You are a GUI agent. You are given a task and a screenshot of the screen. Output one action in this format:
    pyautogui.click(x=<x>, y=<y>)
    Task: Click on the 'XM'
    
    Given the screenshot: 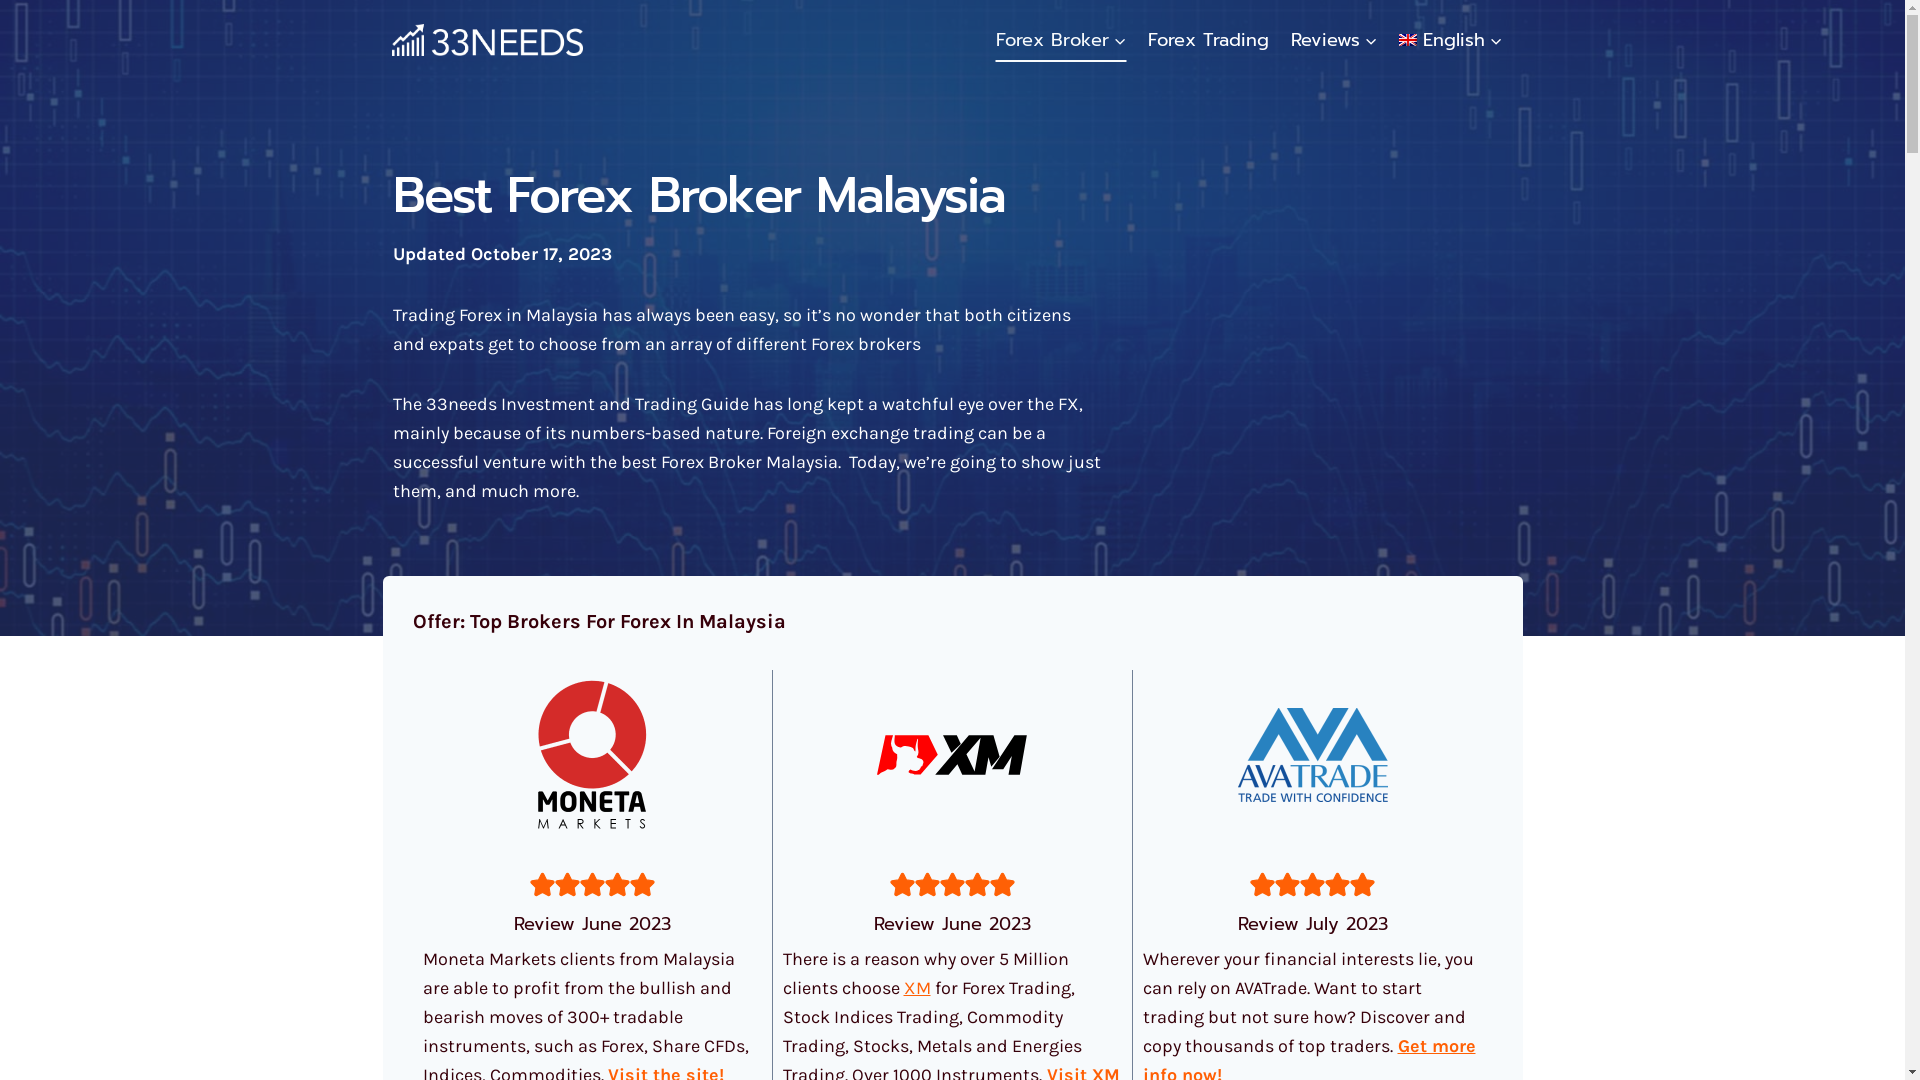 What is the action you would take?
    pyautogui.click(x=916, y=986)
    